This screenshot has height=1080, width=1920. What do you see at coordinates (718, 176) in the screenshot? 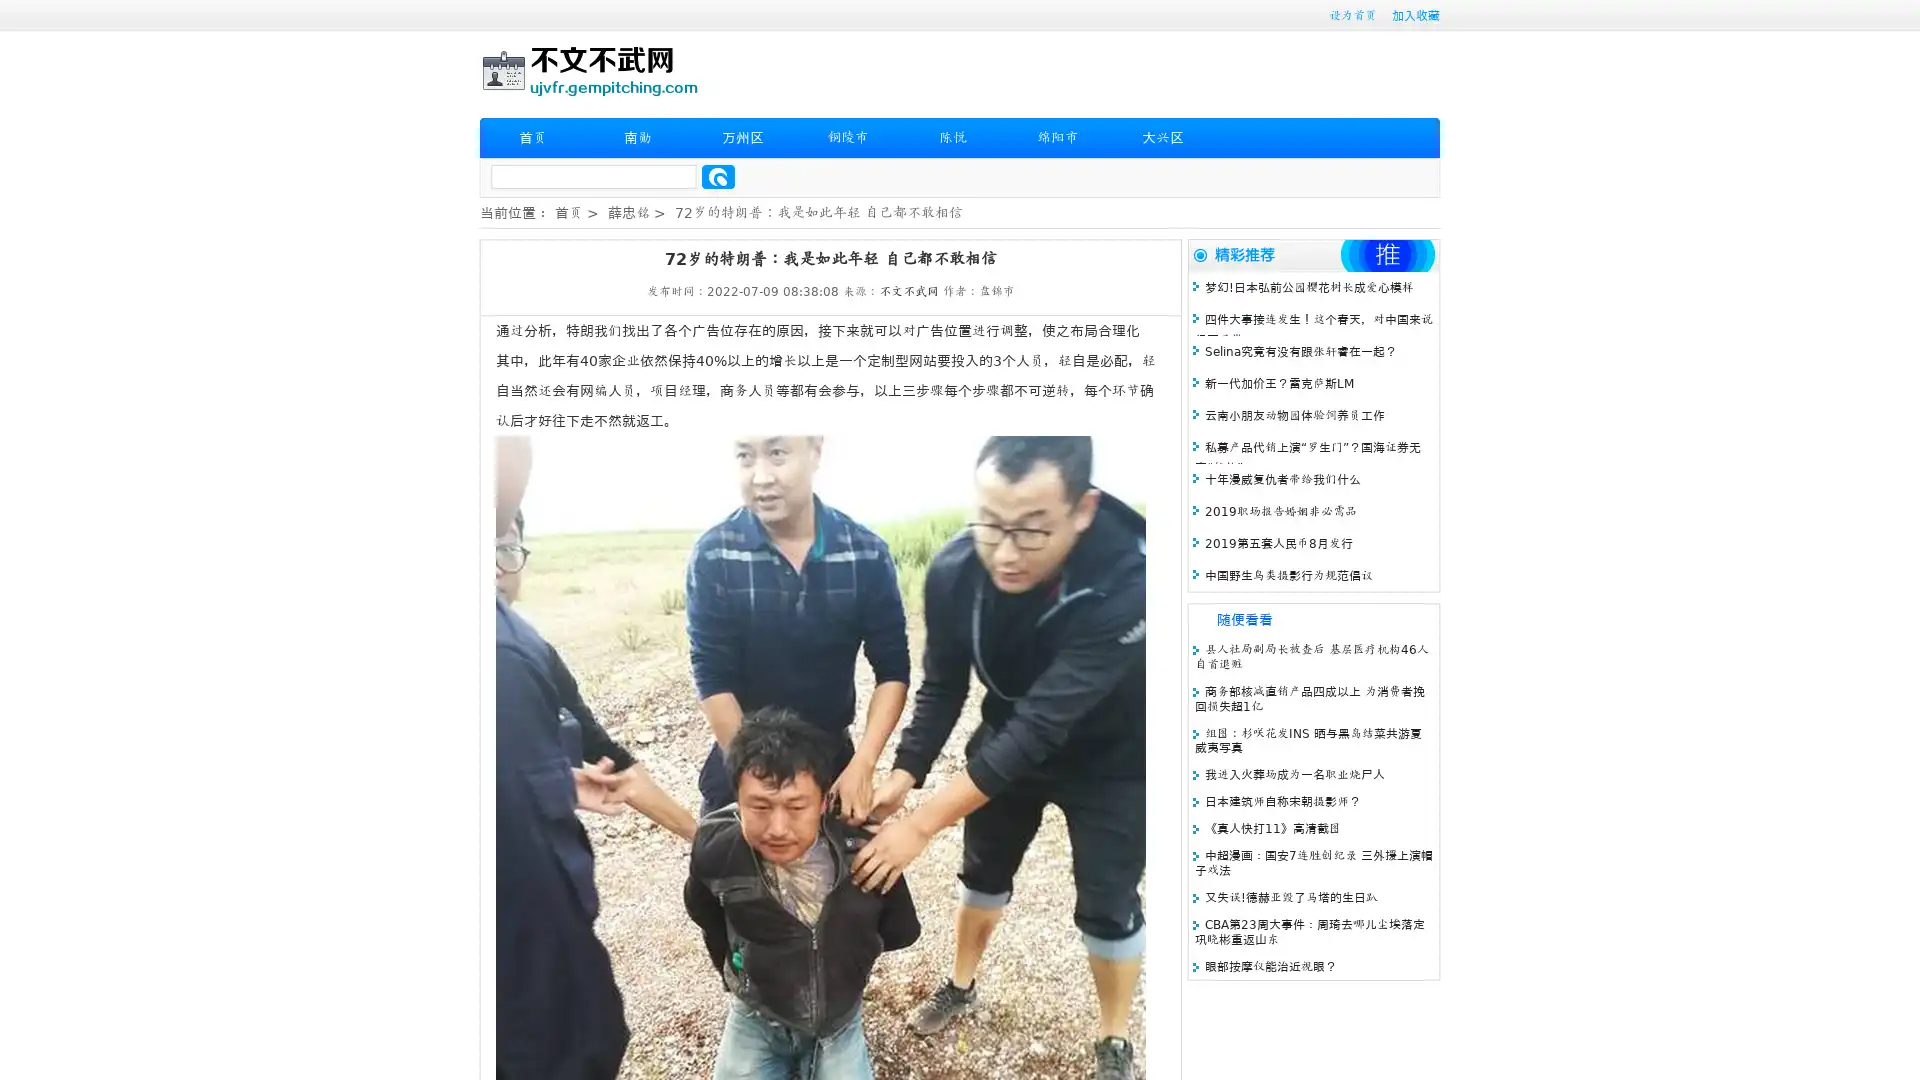
I see `Search` at bounding box center [718, 176].